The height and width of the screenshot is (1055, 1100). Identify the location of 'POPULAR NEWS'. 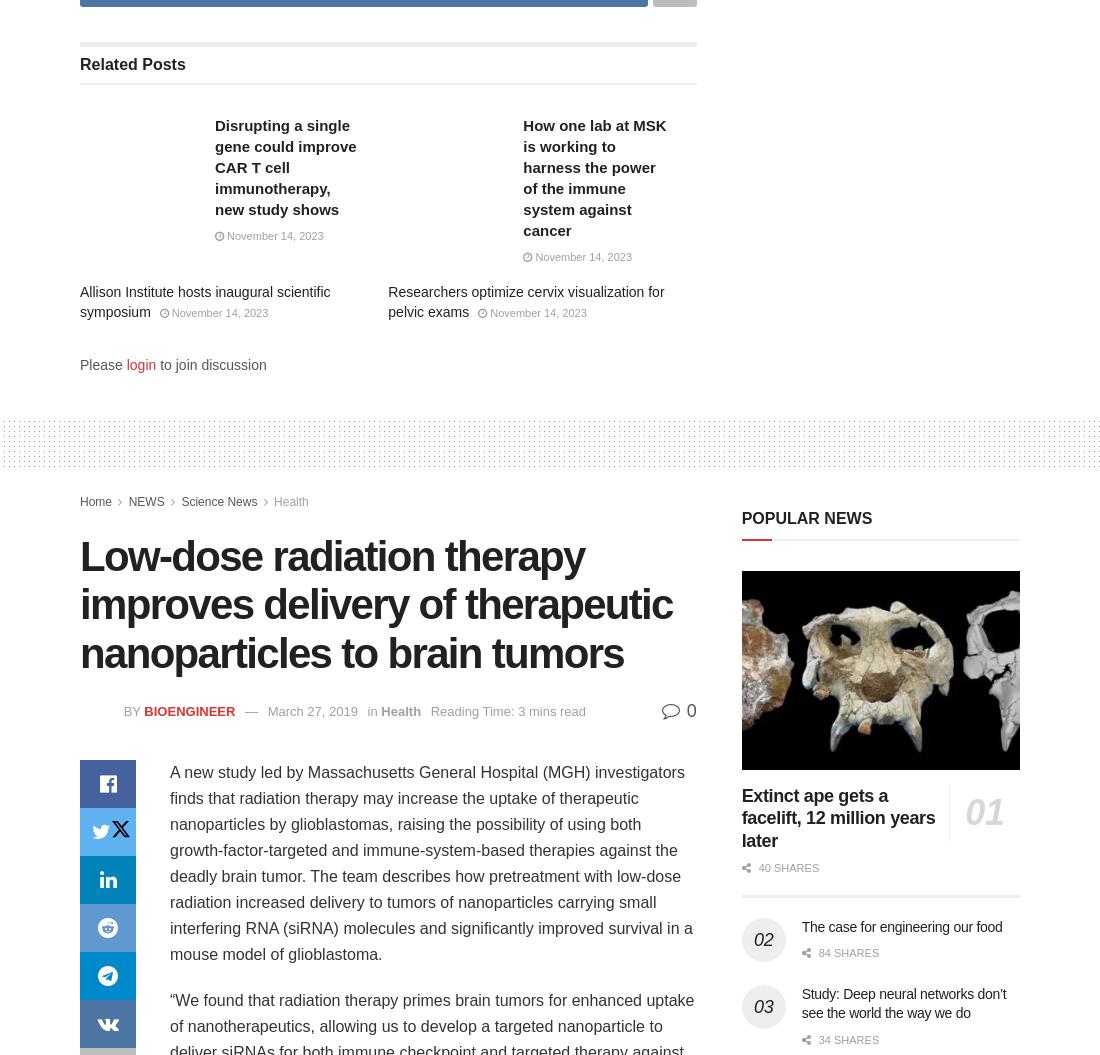
(806, 517).